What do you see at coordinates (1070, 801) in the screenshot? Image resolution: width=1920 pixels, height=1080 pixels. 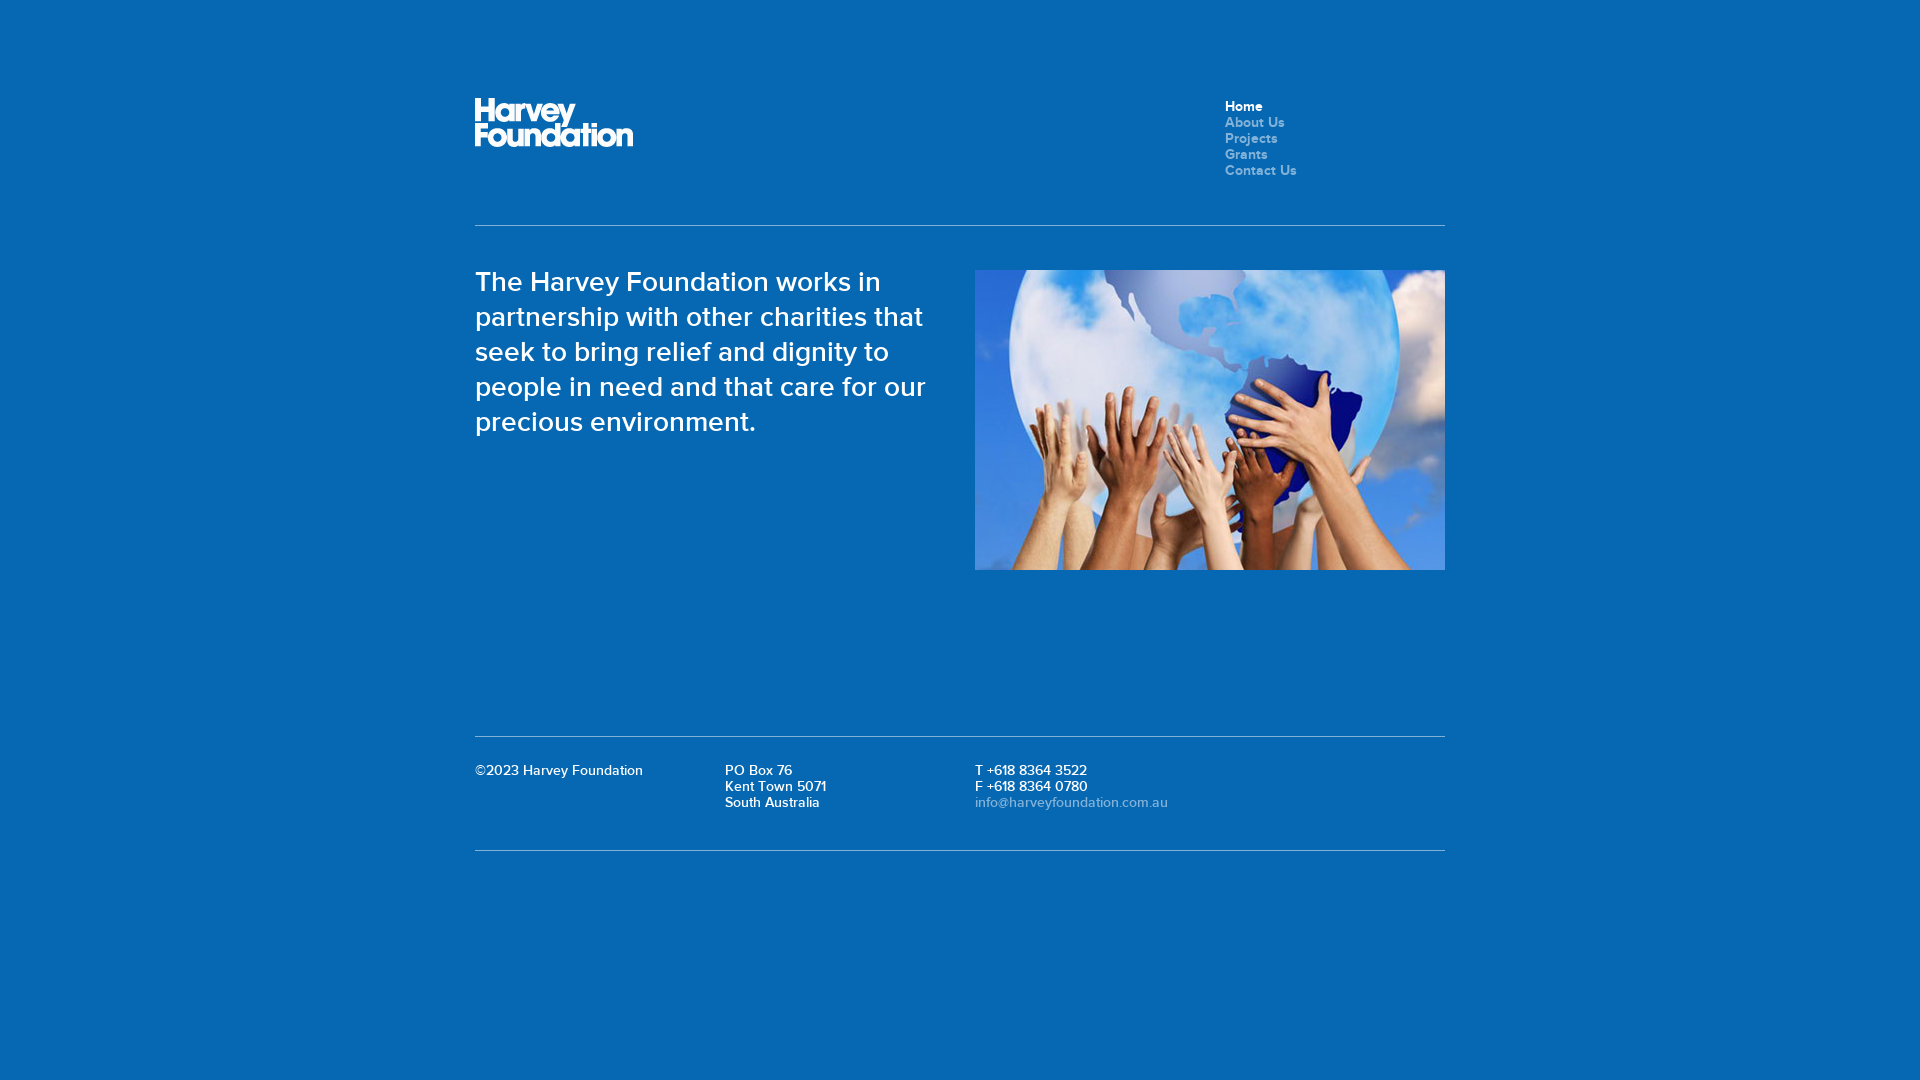 I see `'info@harveyfoundation.com.au'` at bounding box center [1070, 801].